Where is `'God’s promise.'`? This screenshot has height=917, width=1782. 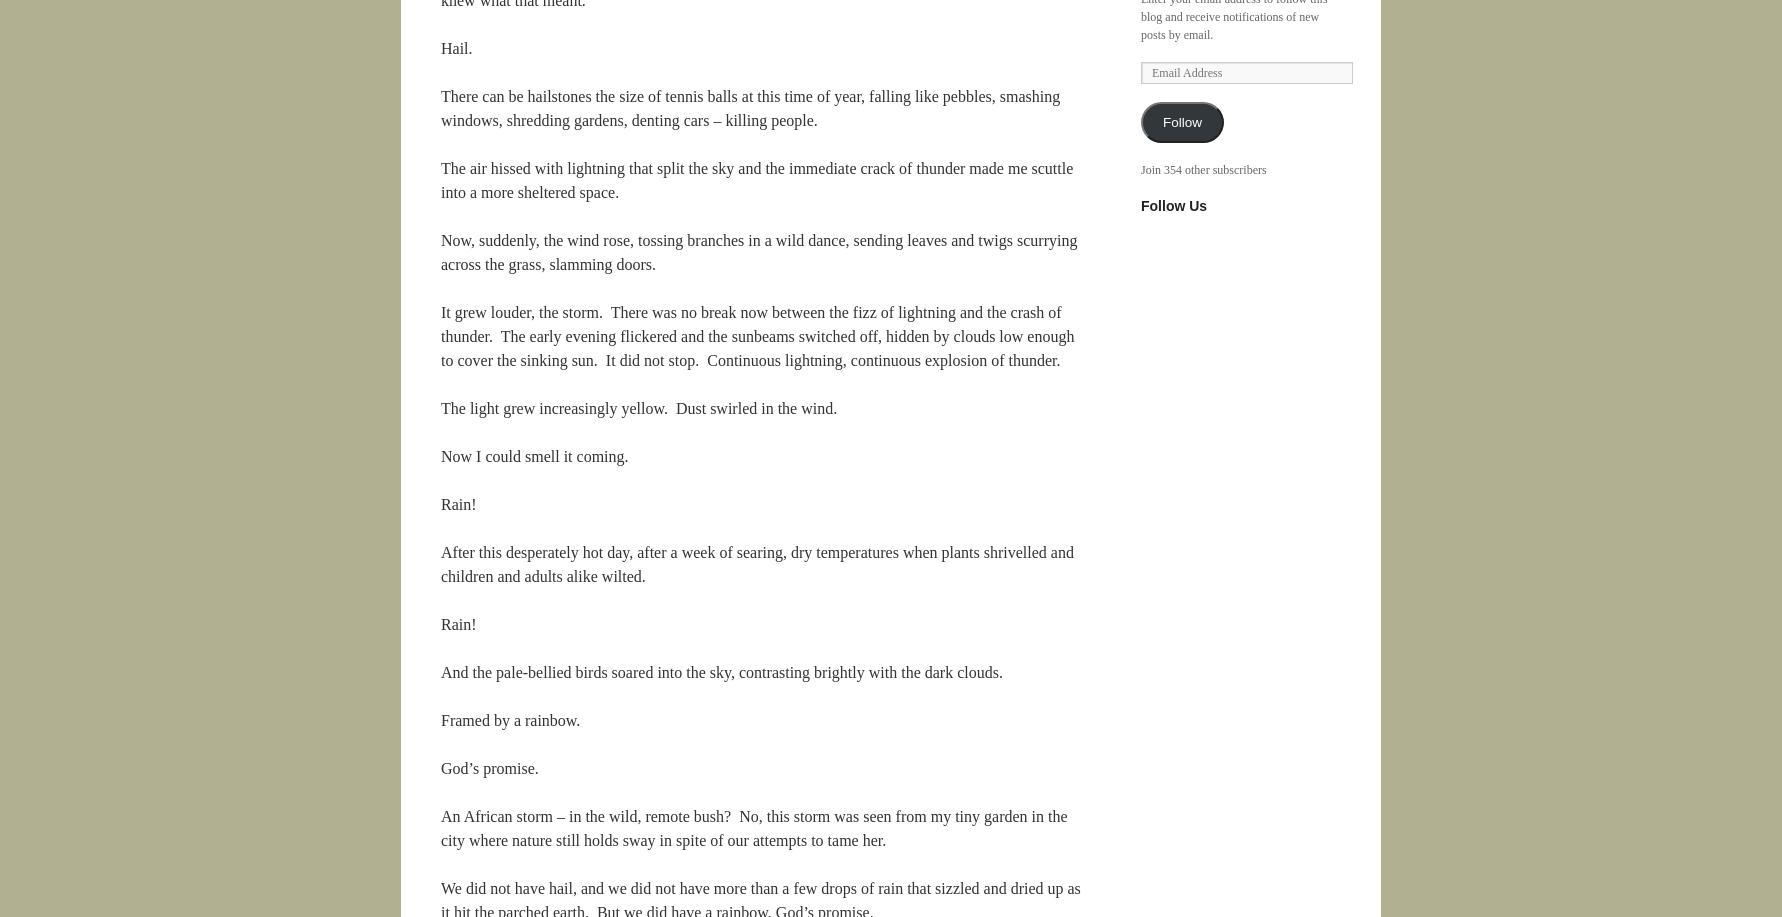
'God’s promise.' is located at coordinates (488, 767).